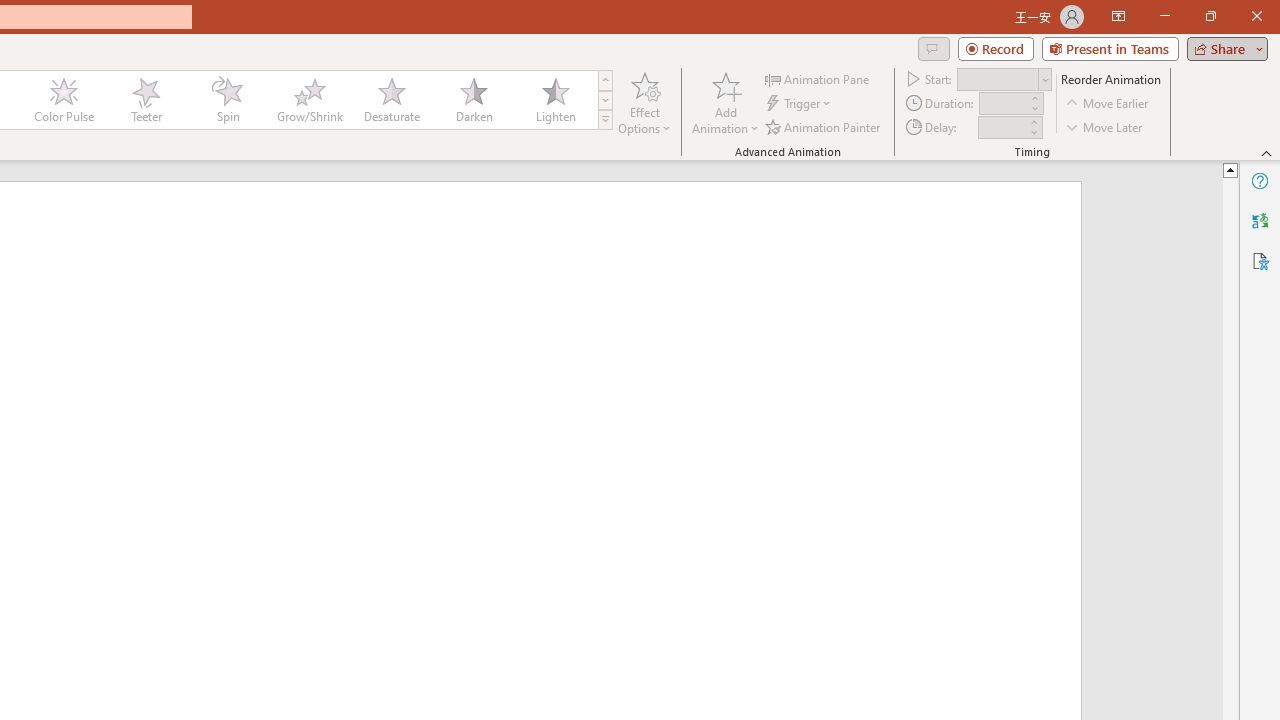  What do you see at coordinates (391, 100) in the screenshot?
I see `'Desaturate'` at bounding box center [391, 100].